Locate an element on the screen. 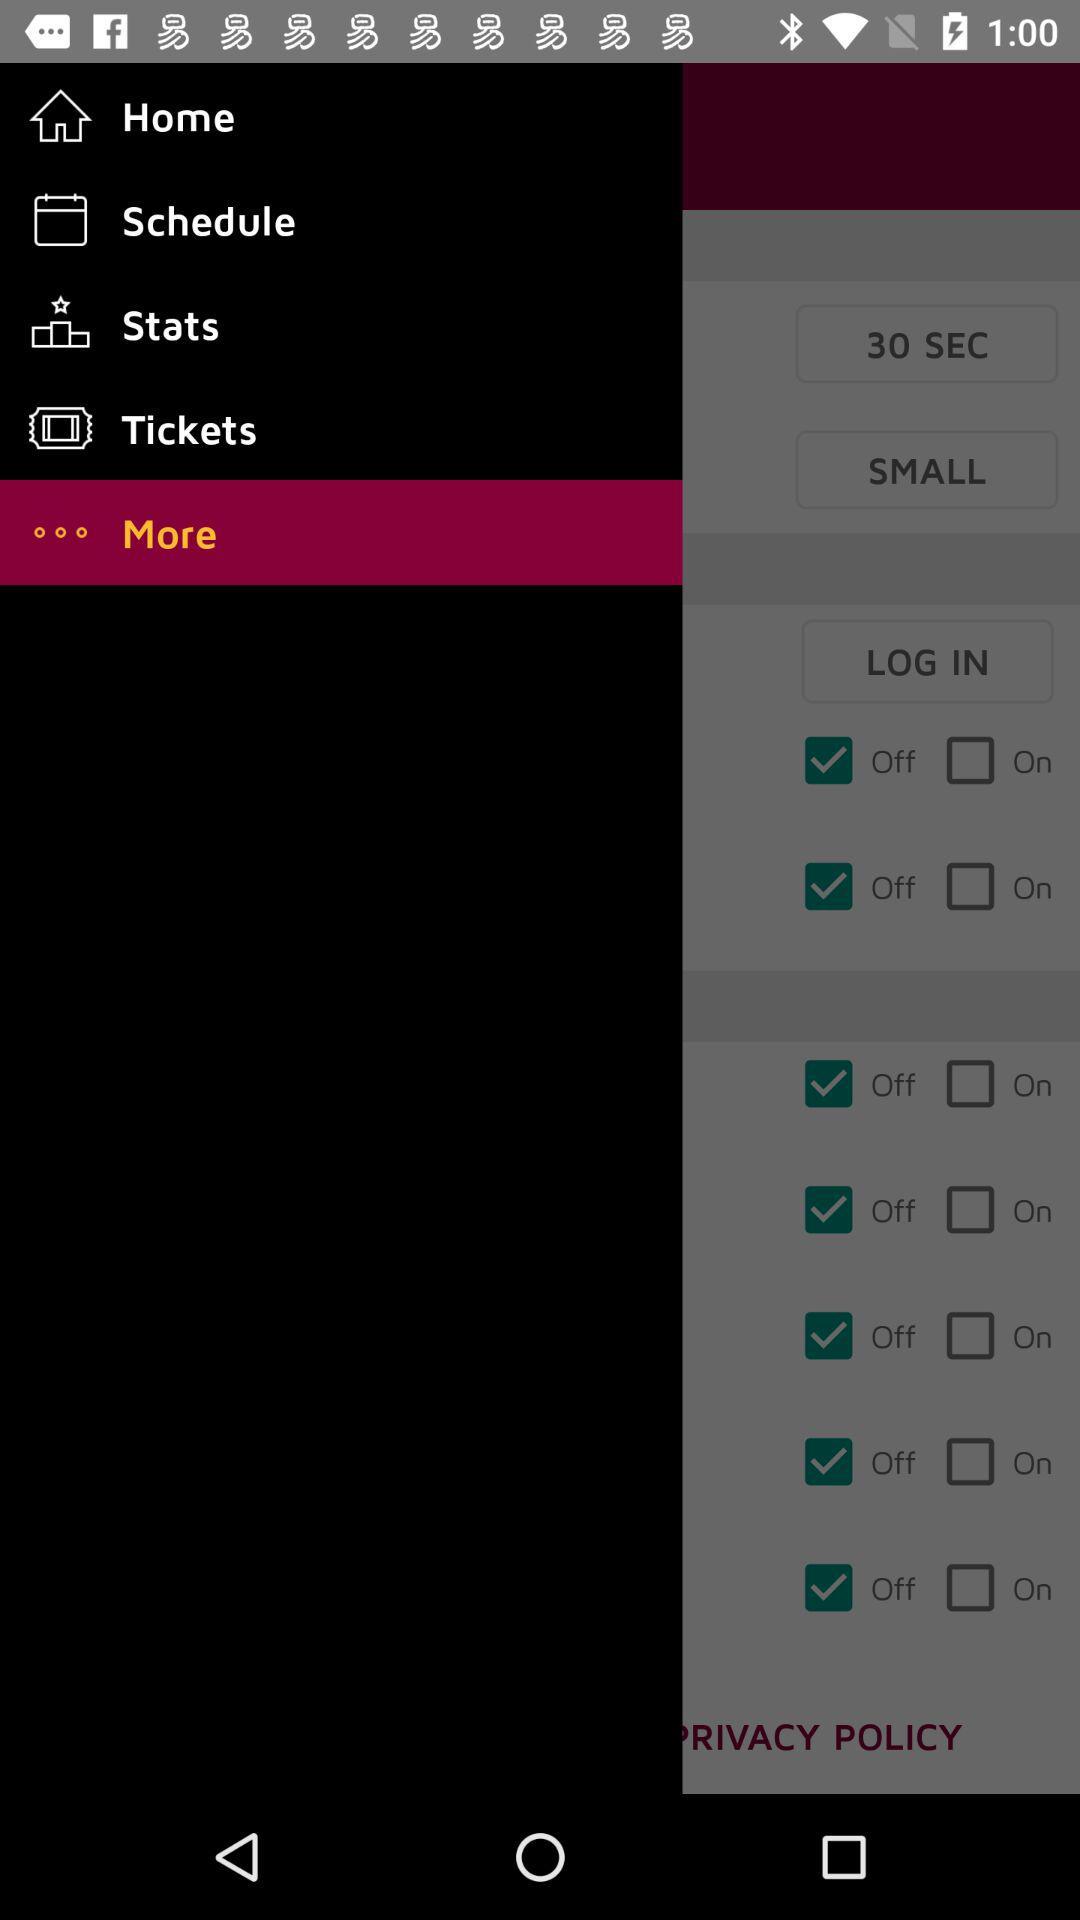  on which is below log in on the page is located at coordinates (998, 760).